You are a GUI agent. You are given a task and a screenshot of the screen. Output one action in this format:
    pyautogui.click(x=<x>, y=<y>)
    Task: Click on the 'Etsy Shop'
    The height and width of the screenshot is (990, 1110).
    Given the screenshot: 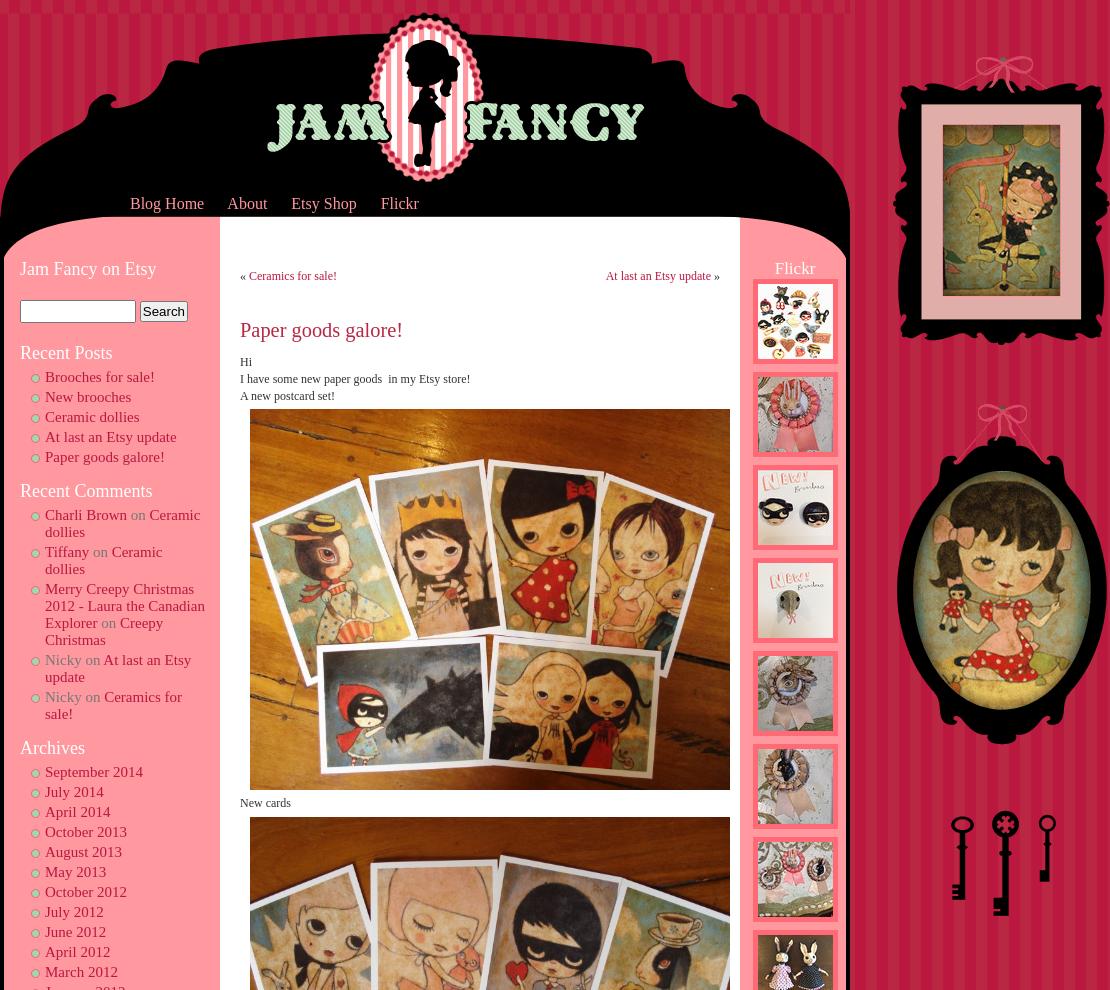 What is the action you would take?
    pyautogui.click(x=322, y=202)
    